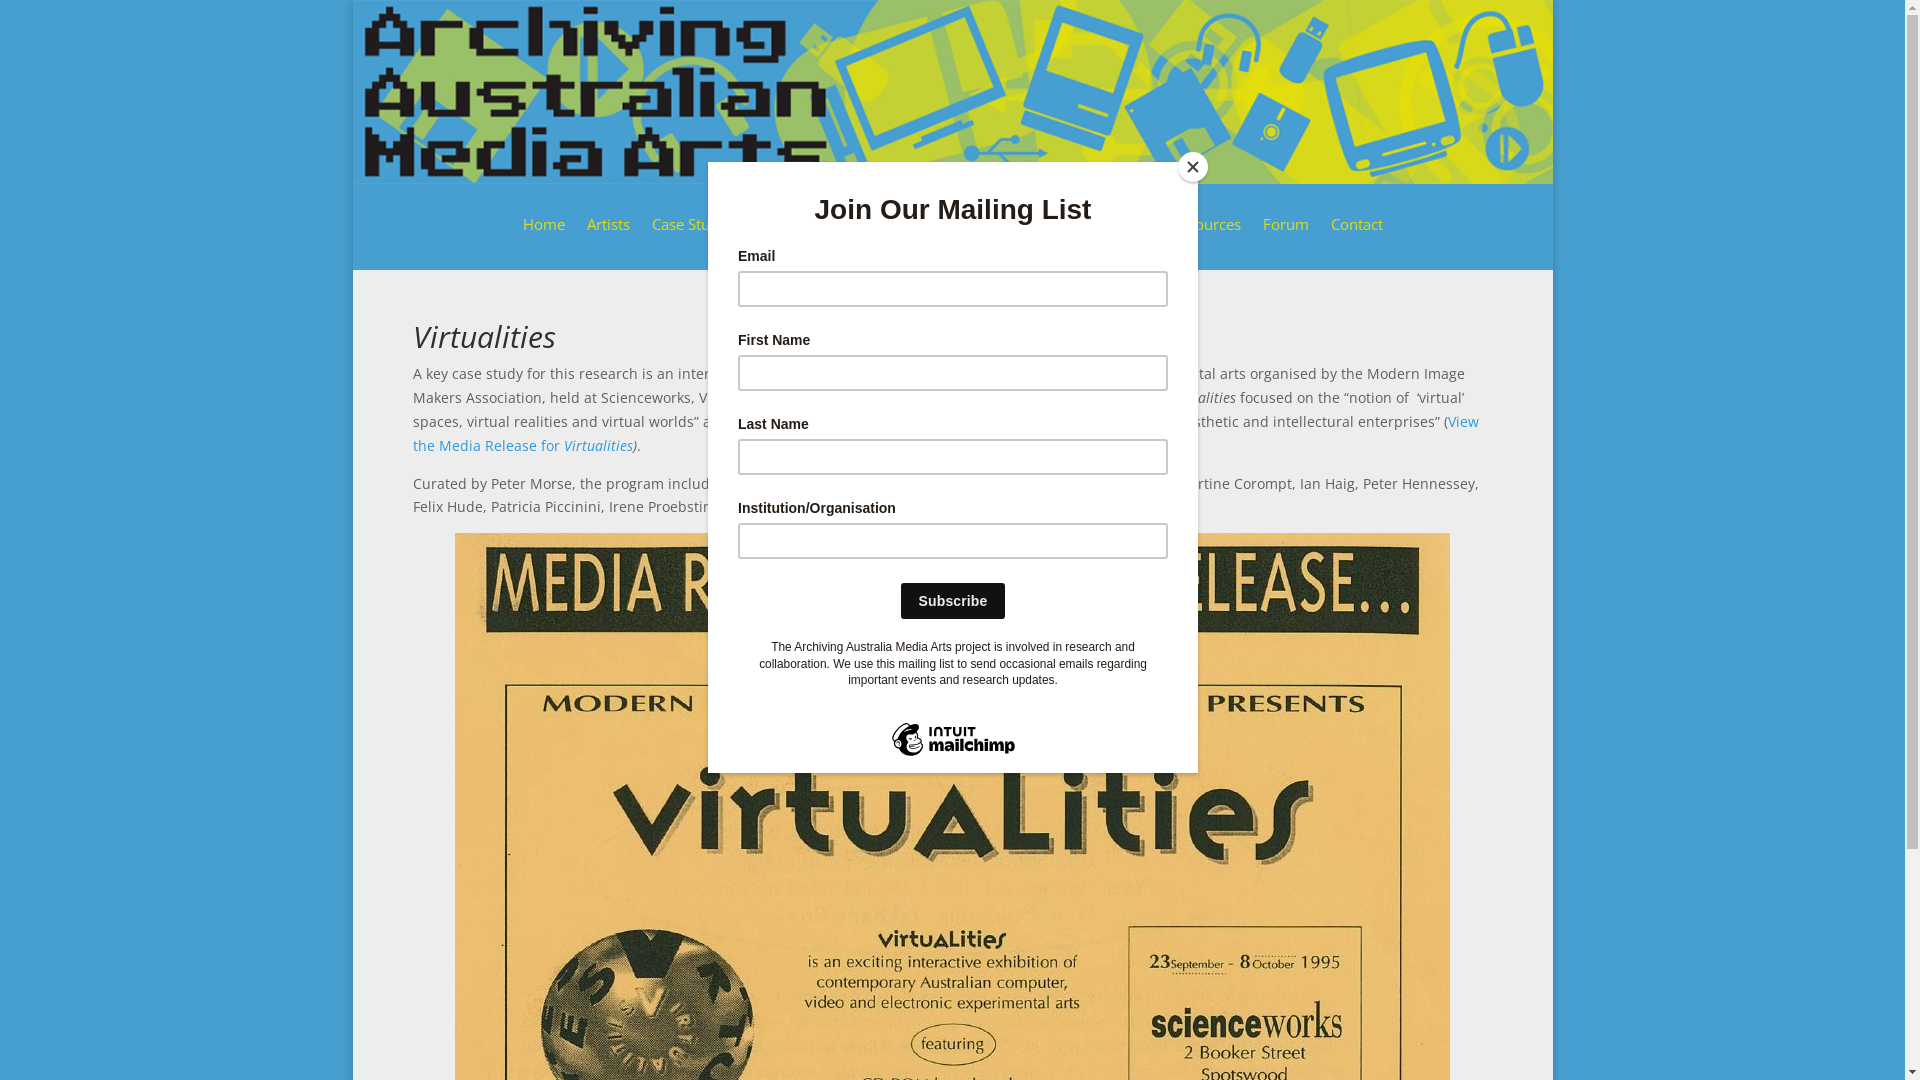 This screenshot has height=1080, width=1920. I want to click on 'Contact', so click(1329, 237).